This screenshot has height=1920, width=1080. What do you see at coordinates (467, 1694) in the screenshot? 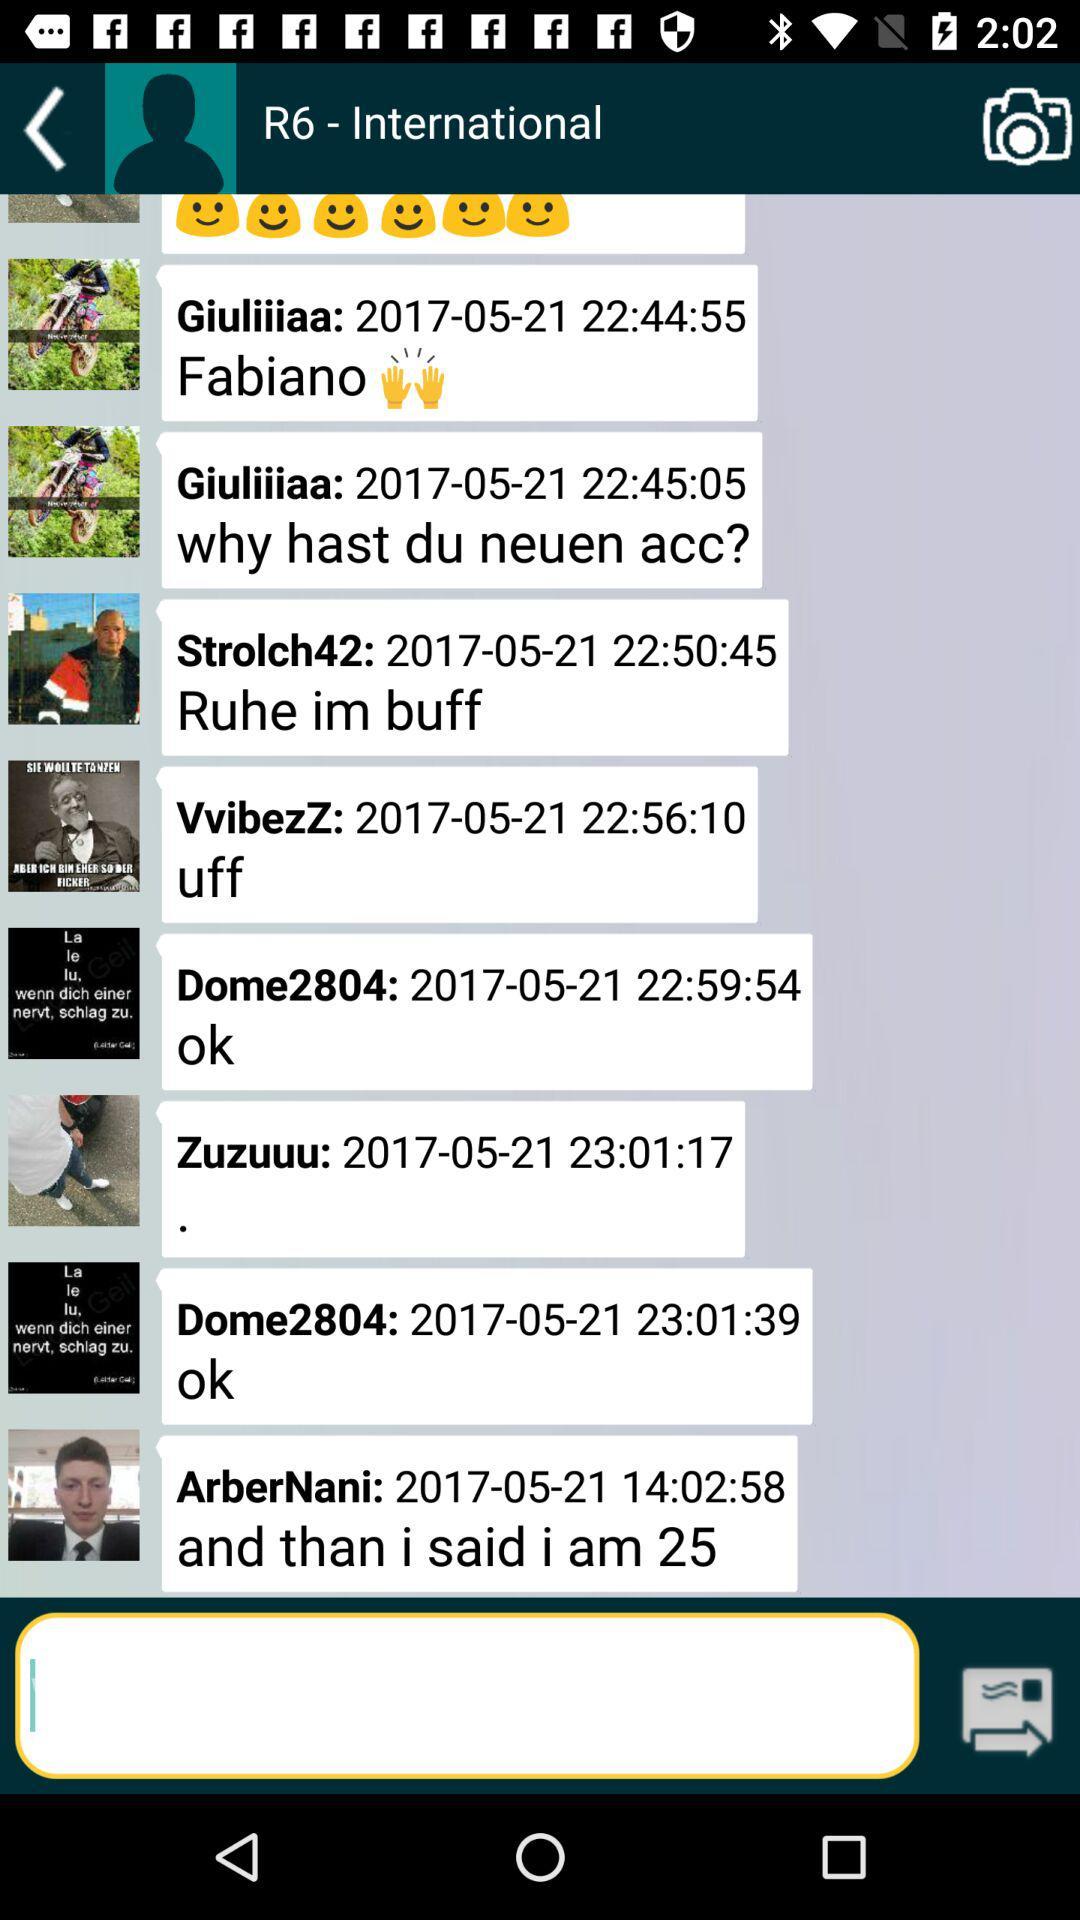
I see `search` at bounding box center [467, 1694].